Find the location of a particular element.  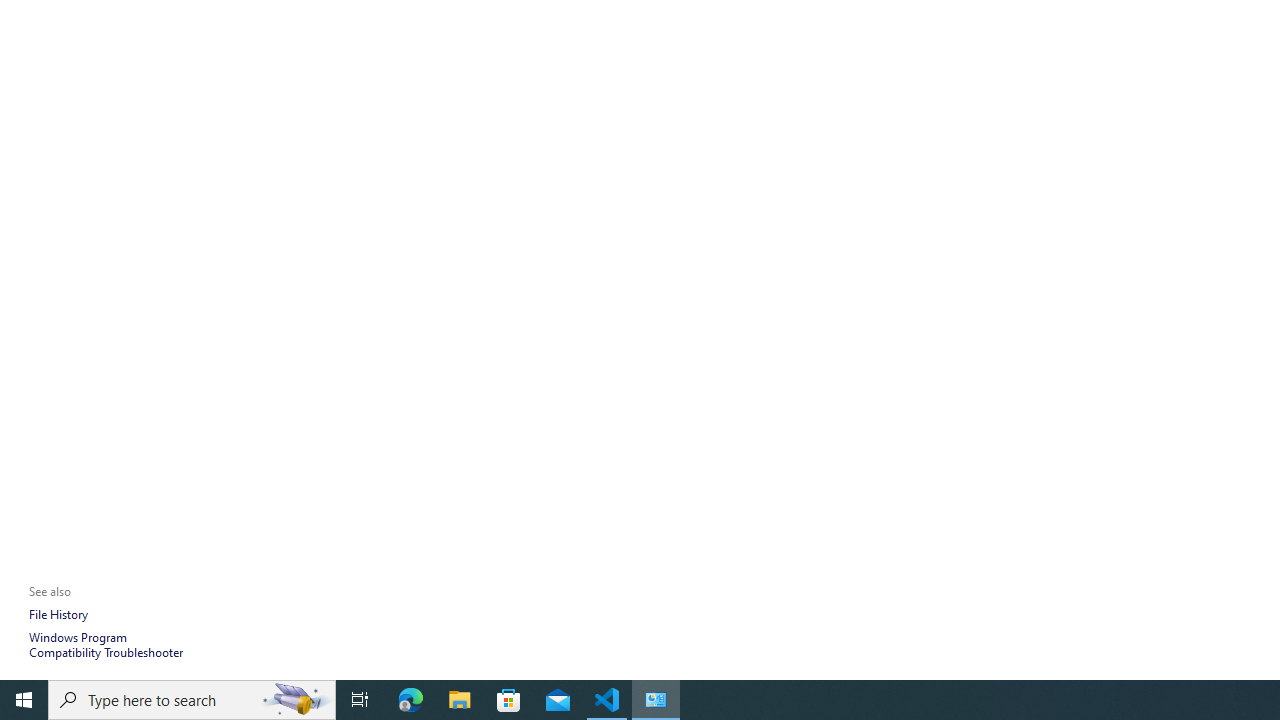

'Windows Program Compatibility Troubleshooter' is located at coordinates (105, 645).